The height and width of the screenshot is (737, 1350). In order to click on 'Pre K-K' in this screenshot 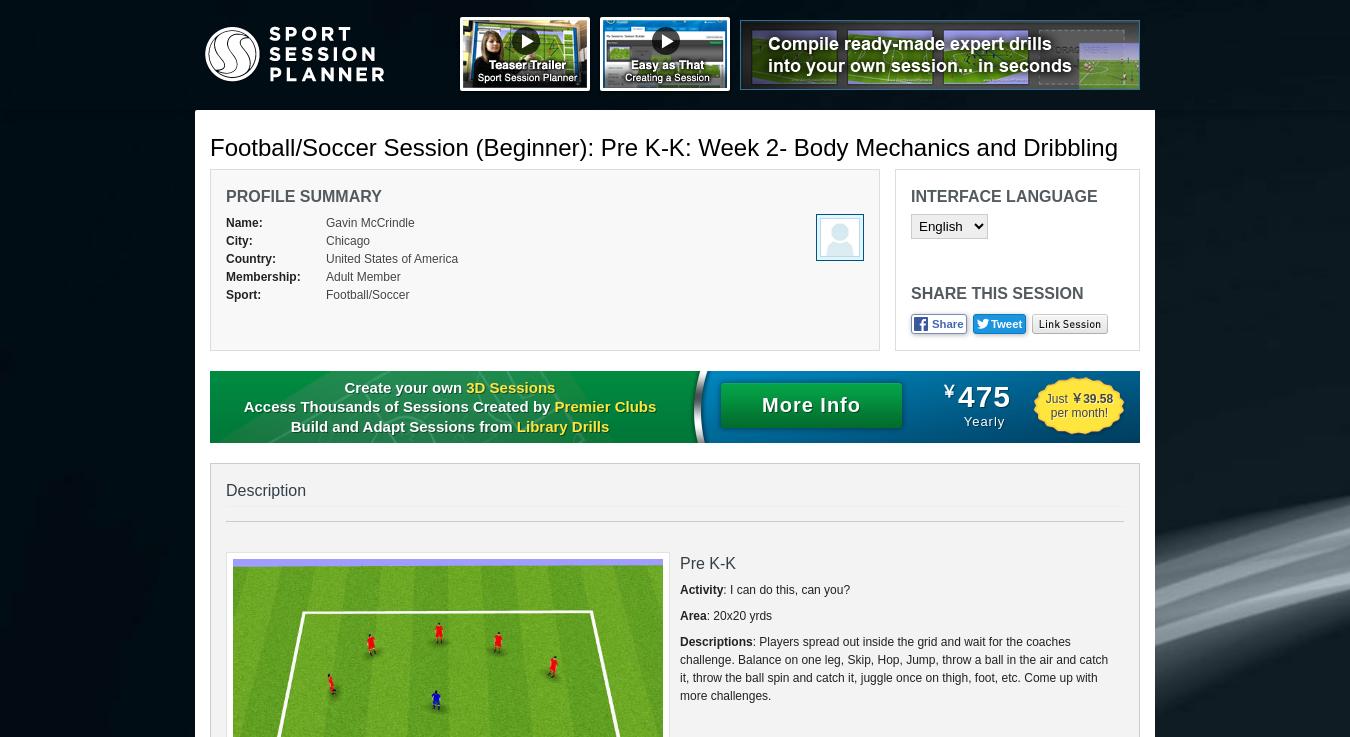, I will do `click(706, 563)`.